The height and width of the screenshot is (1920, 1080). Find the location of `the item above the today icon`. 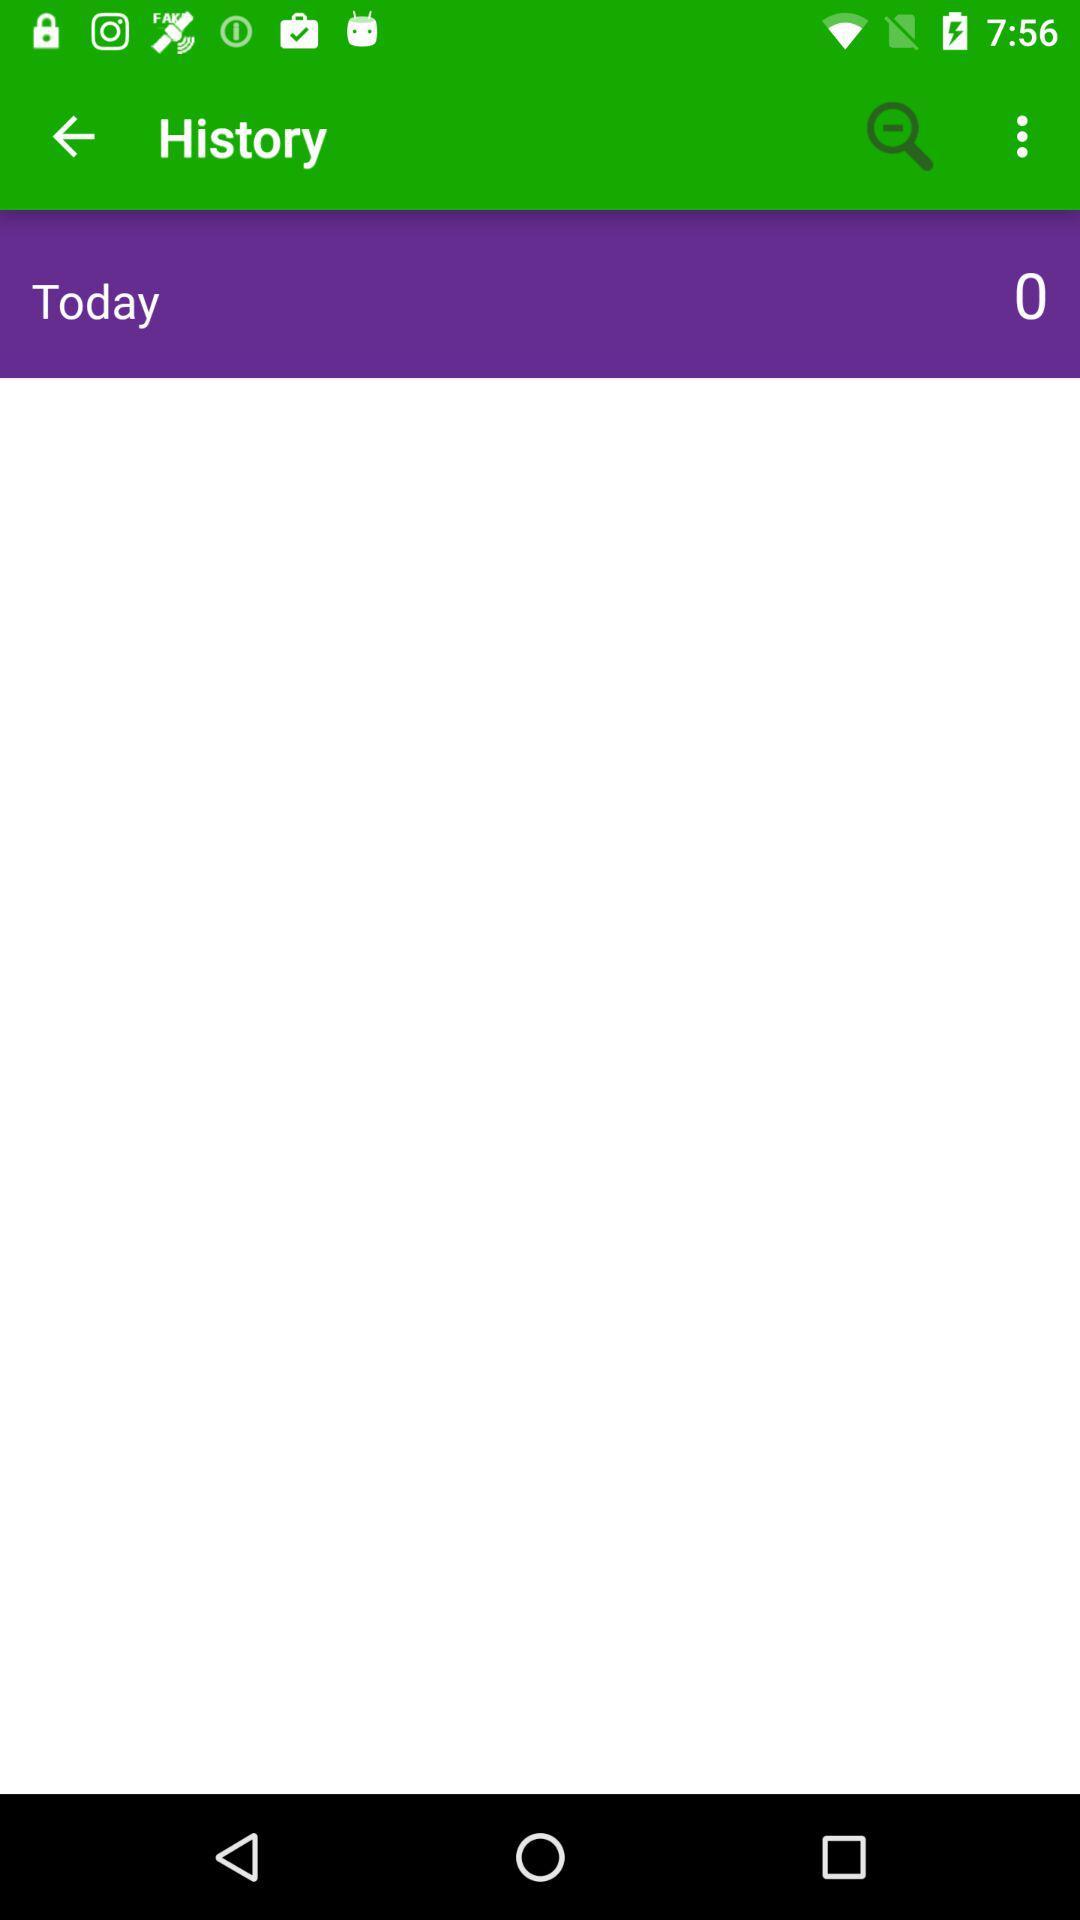

the item above the today icon is located at coordinates (72, 135).